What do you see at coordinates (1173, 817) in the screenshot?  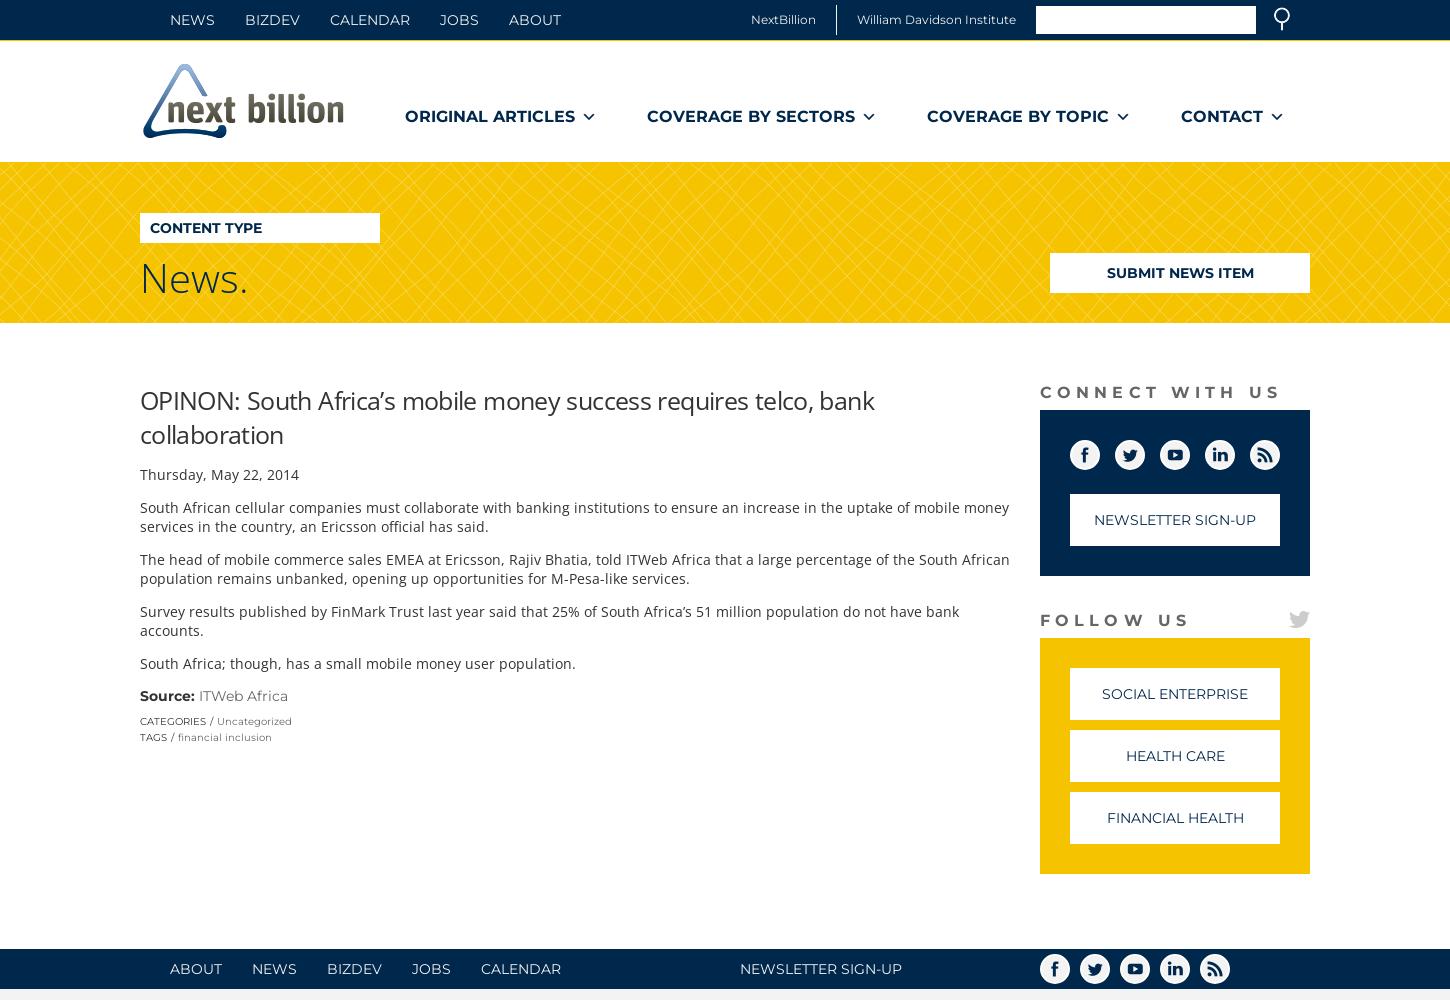 I see `'Financial Health'` at bounding box center [1173, 817].